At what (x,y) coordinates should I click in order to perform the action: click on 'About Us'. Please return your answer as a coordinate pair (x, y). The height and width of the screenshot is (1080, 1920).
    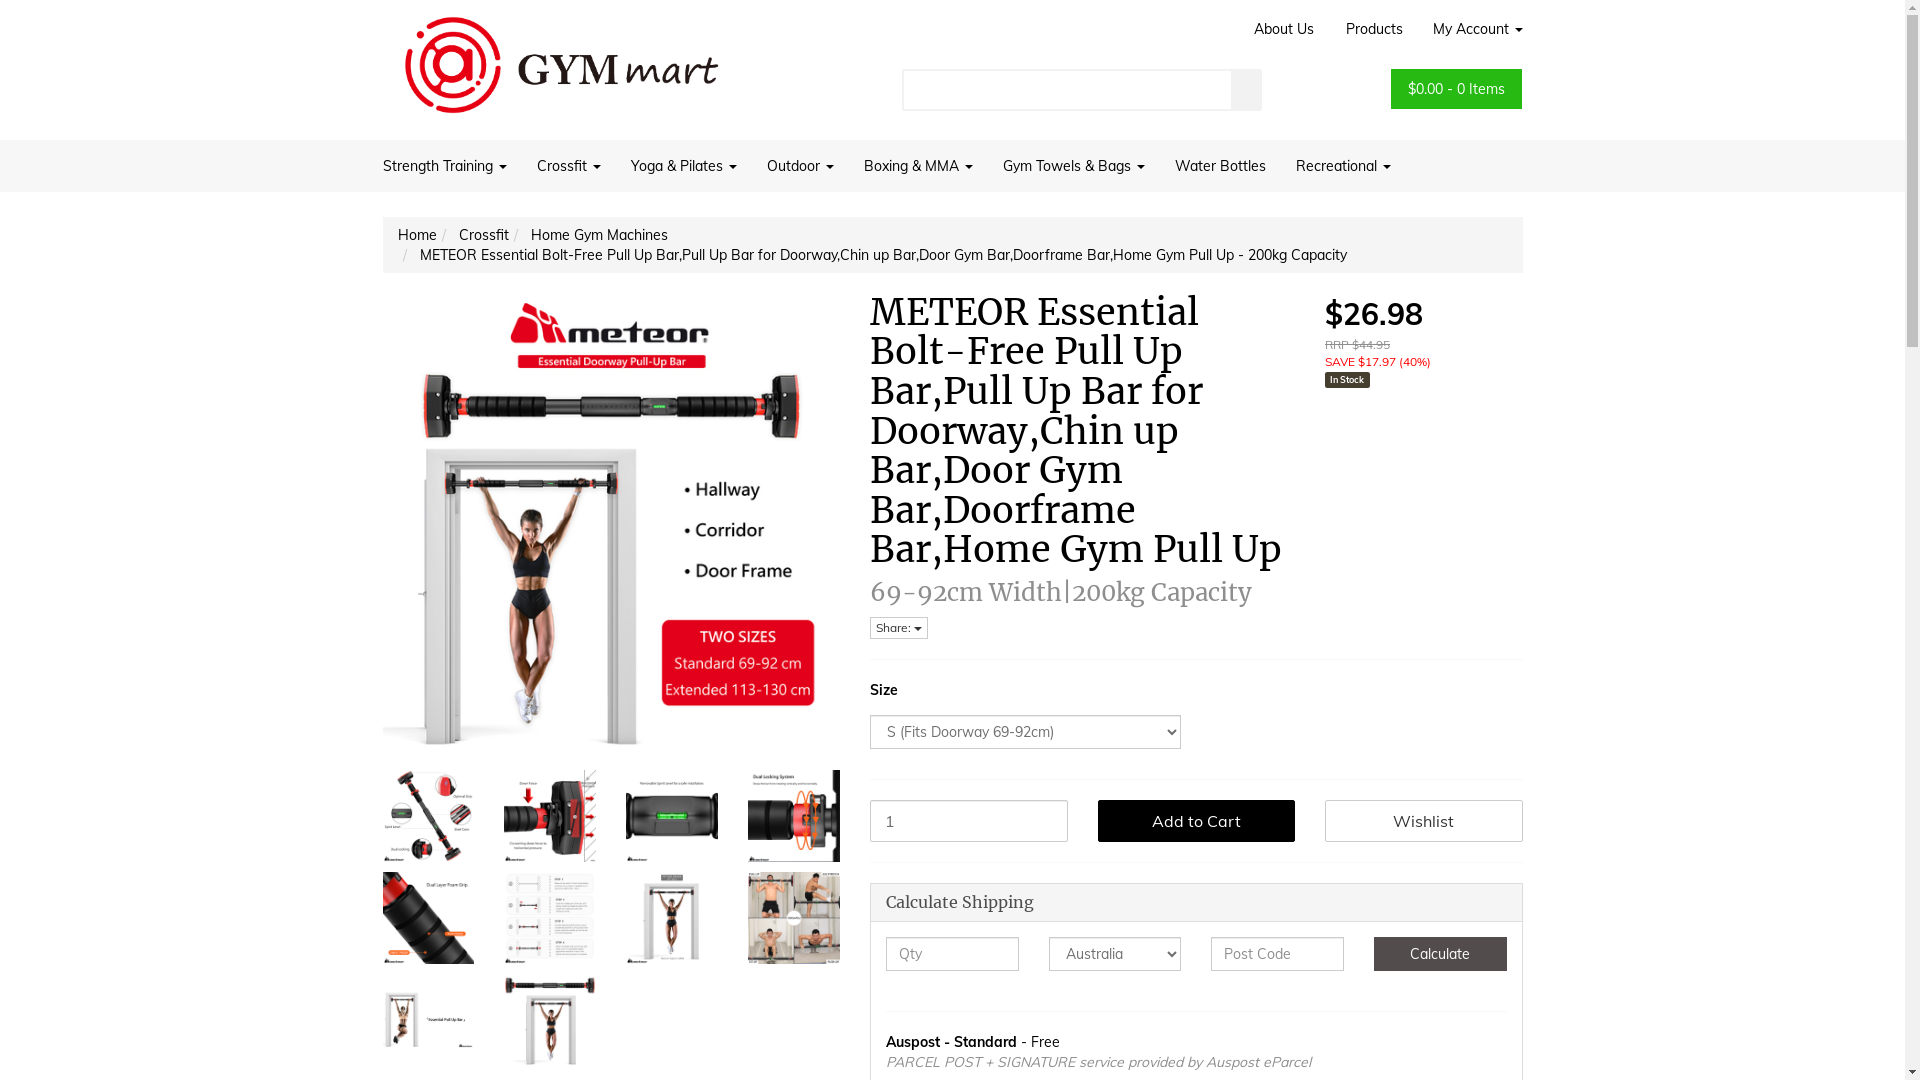
    Looking at the image, I should click on (1282, 29).